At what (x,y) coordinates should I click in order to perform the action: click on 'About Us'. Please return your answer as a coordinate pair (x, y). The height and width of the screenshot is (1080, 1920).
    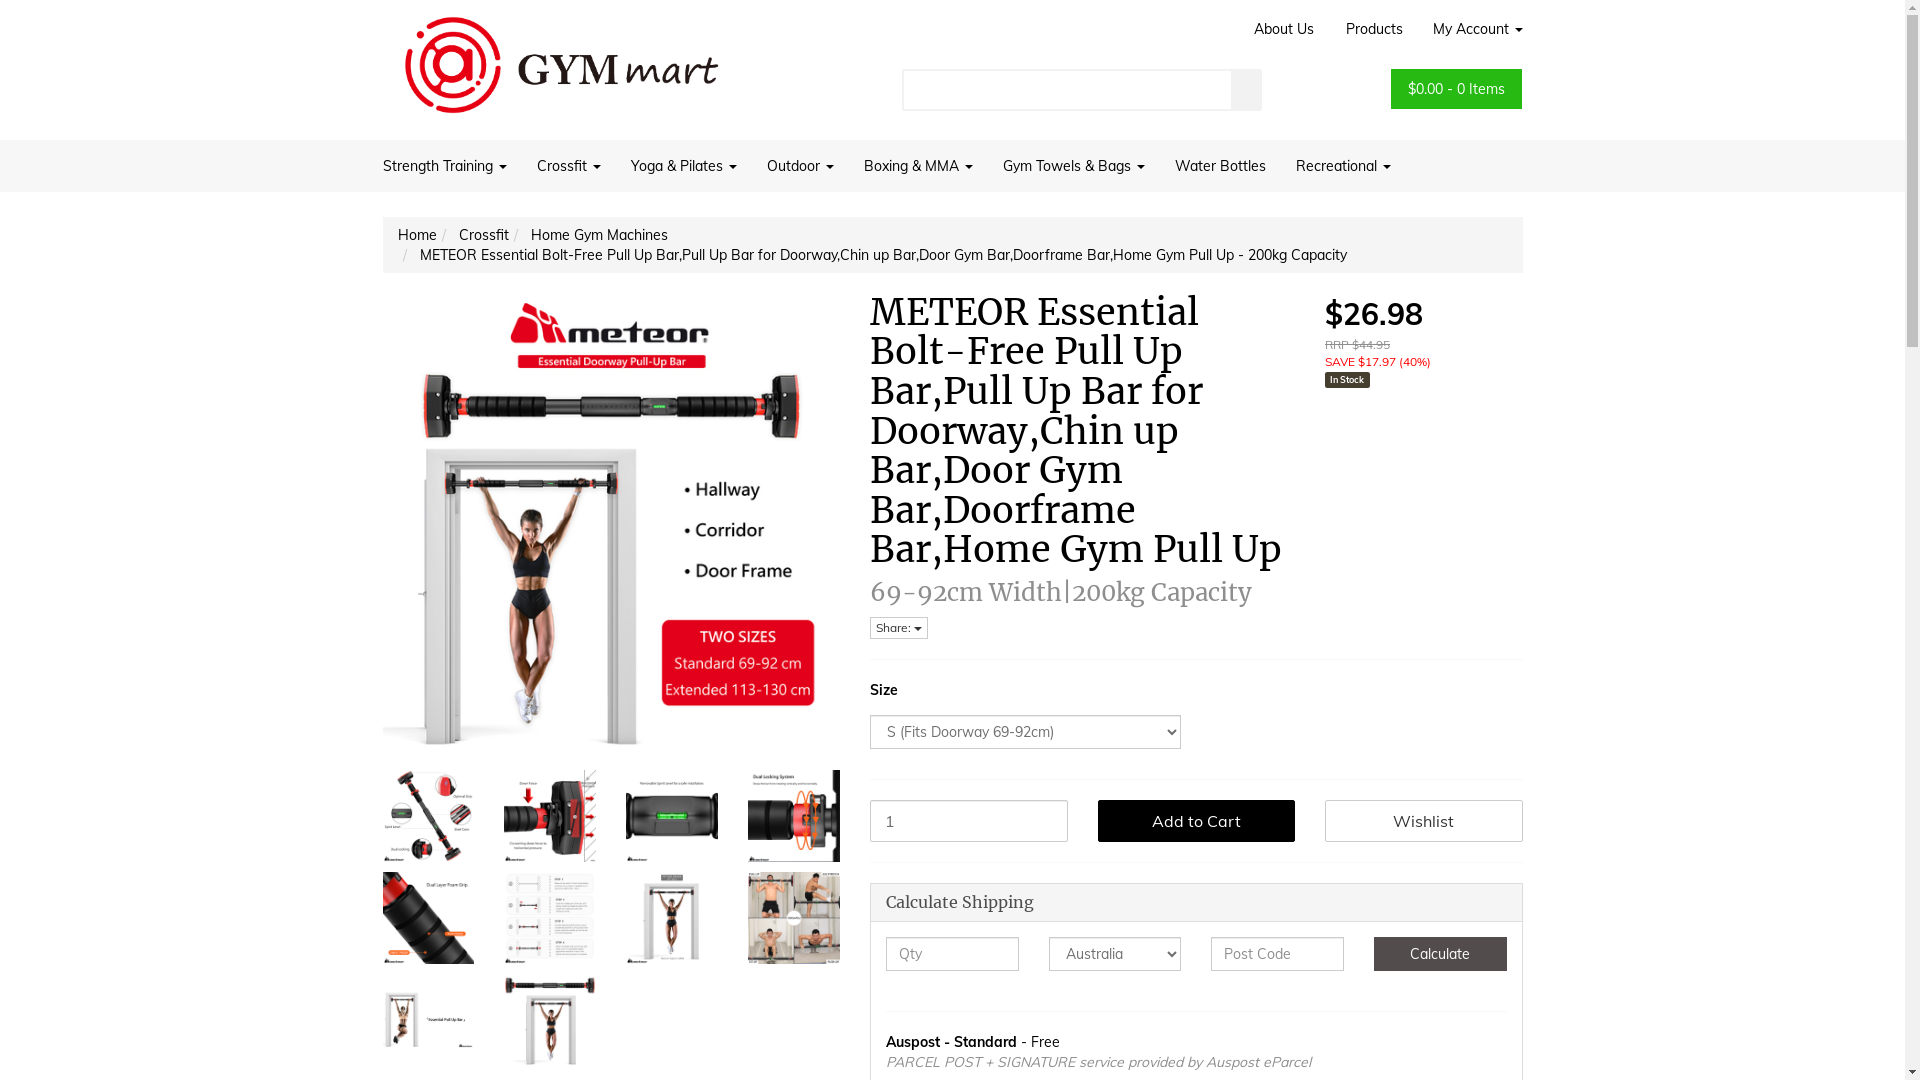
    Looking at the image, I should click on (1282, 29).